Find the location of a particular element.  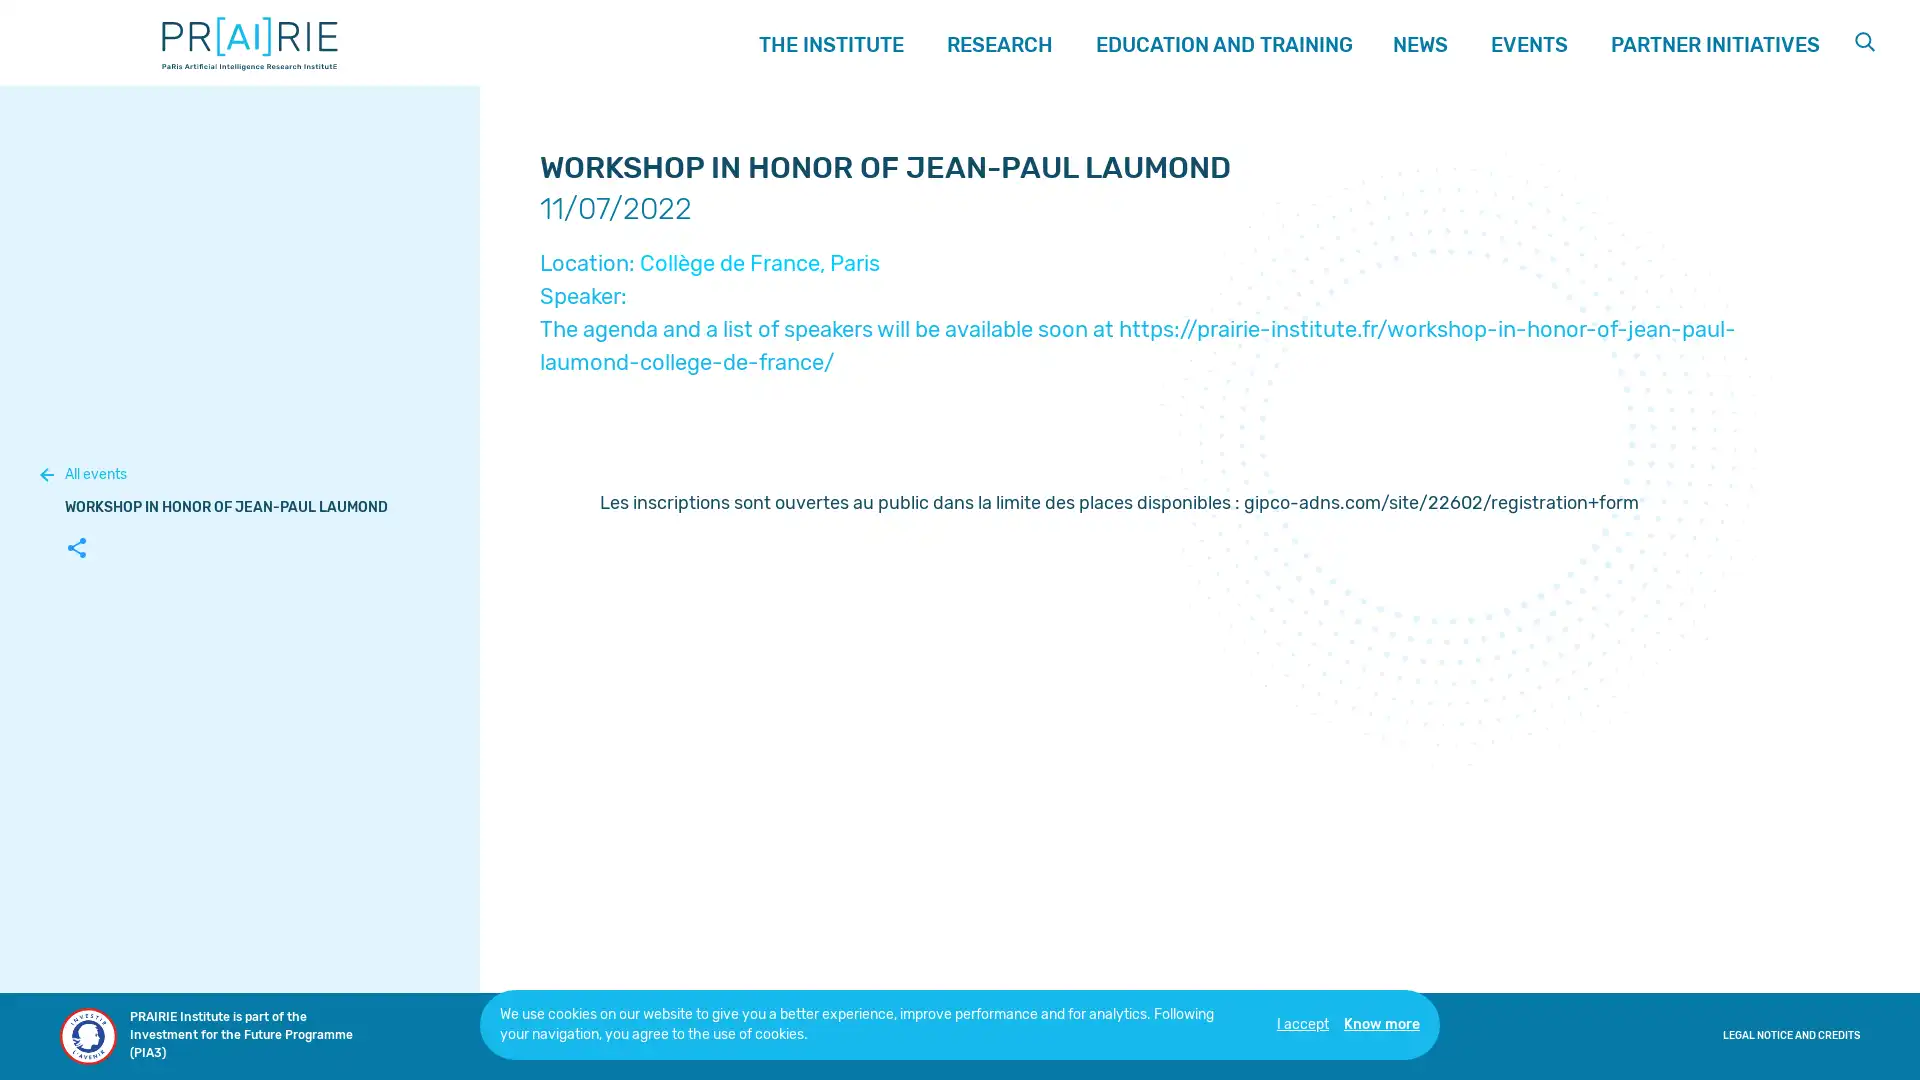

Search is located at coordinates (1865, 42).